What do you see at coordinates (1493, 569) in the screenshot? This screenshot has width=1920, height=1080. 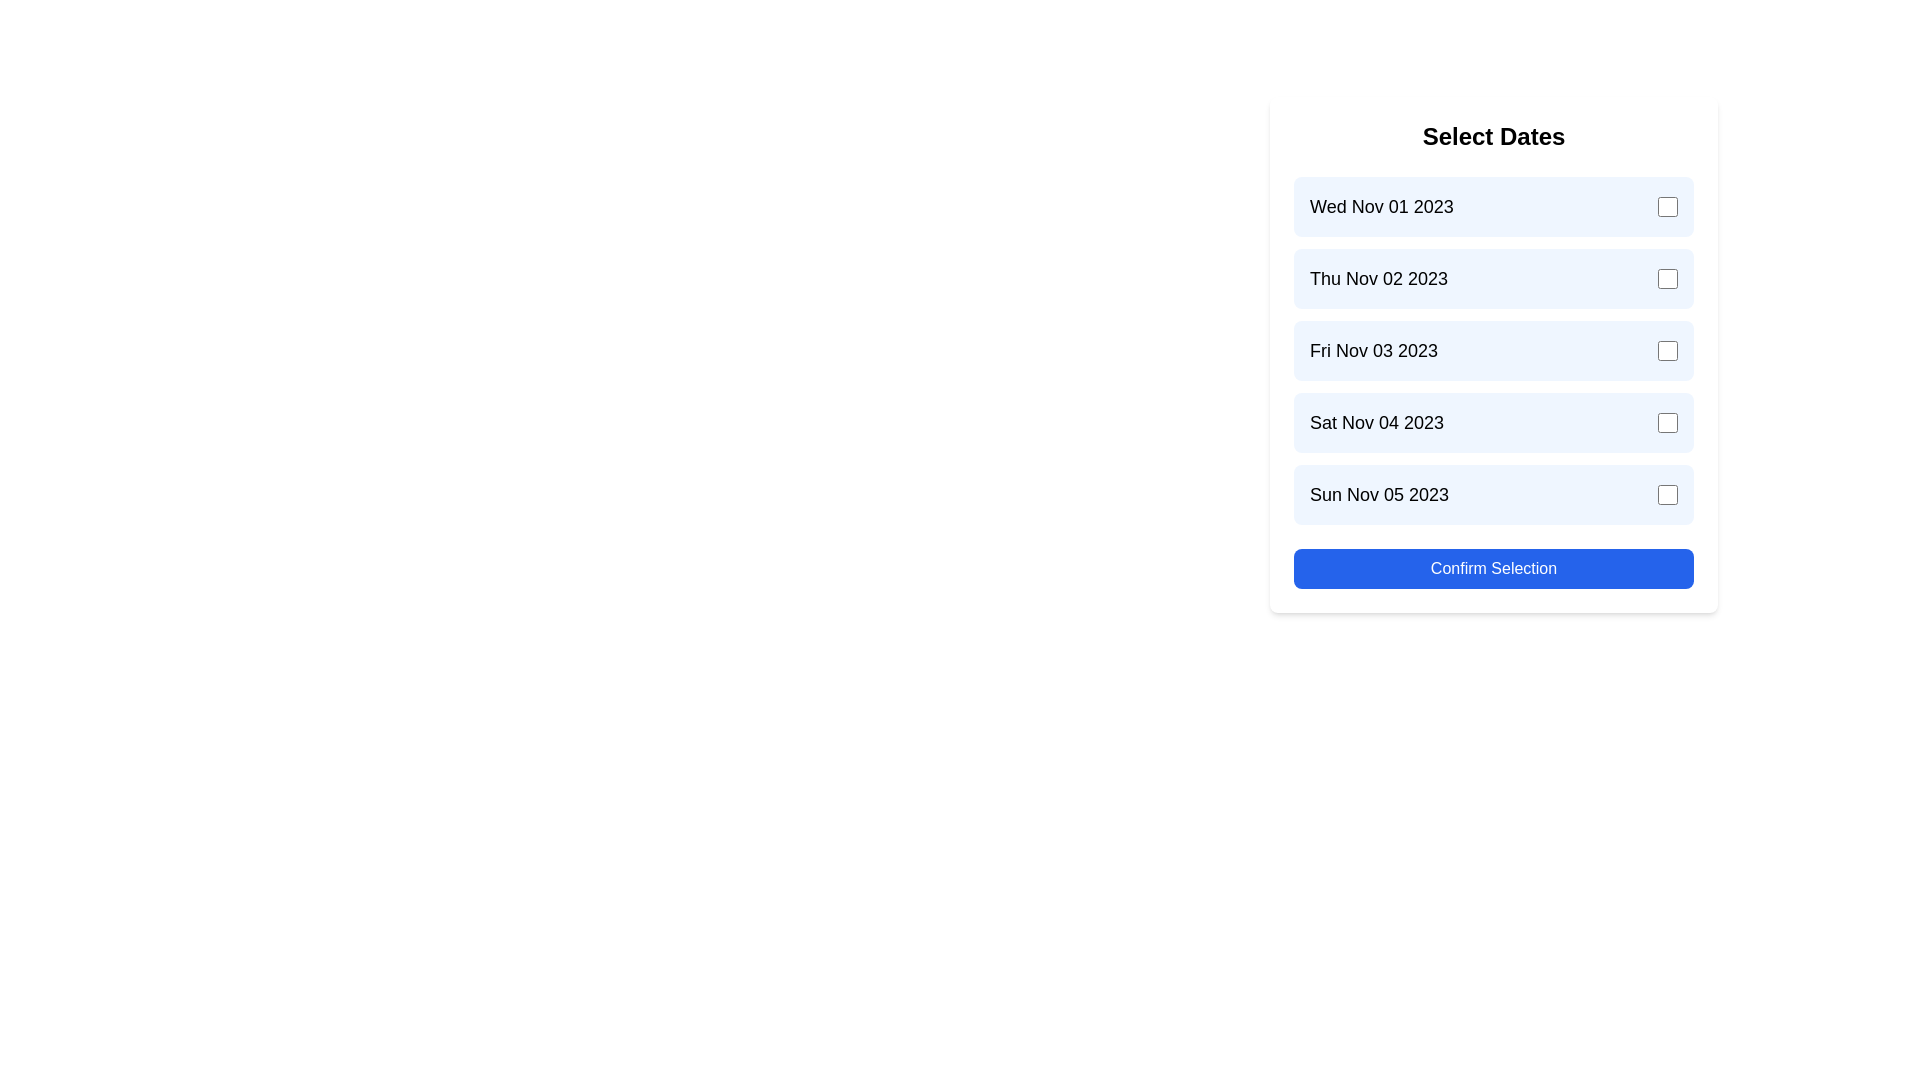 I see `'Confirm Selection' button to finalize the chosen dates` at bounding box center [1493, 569].